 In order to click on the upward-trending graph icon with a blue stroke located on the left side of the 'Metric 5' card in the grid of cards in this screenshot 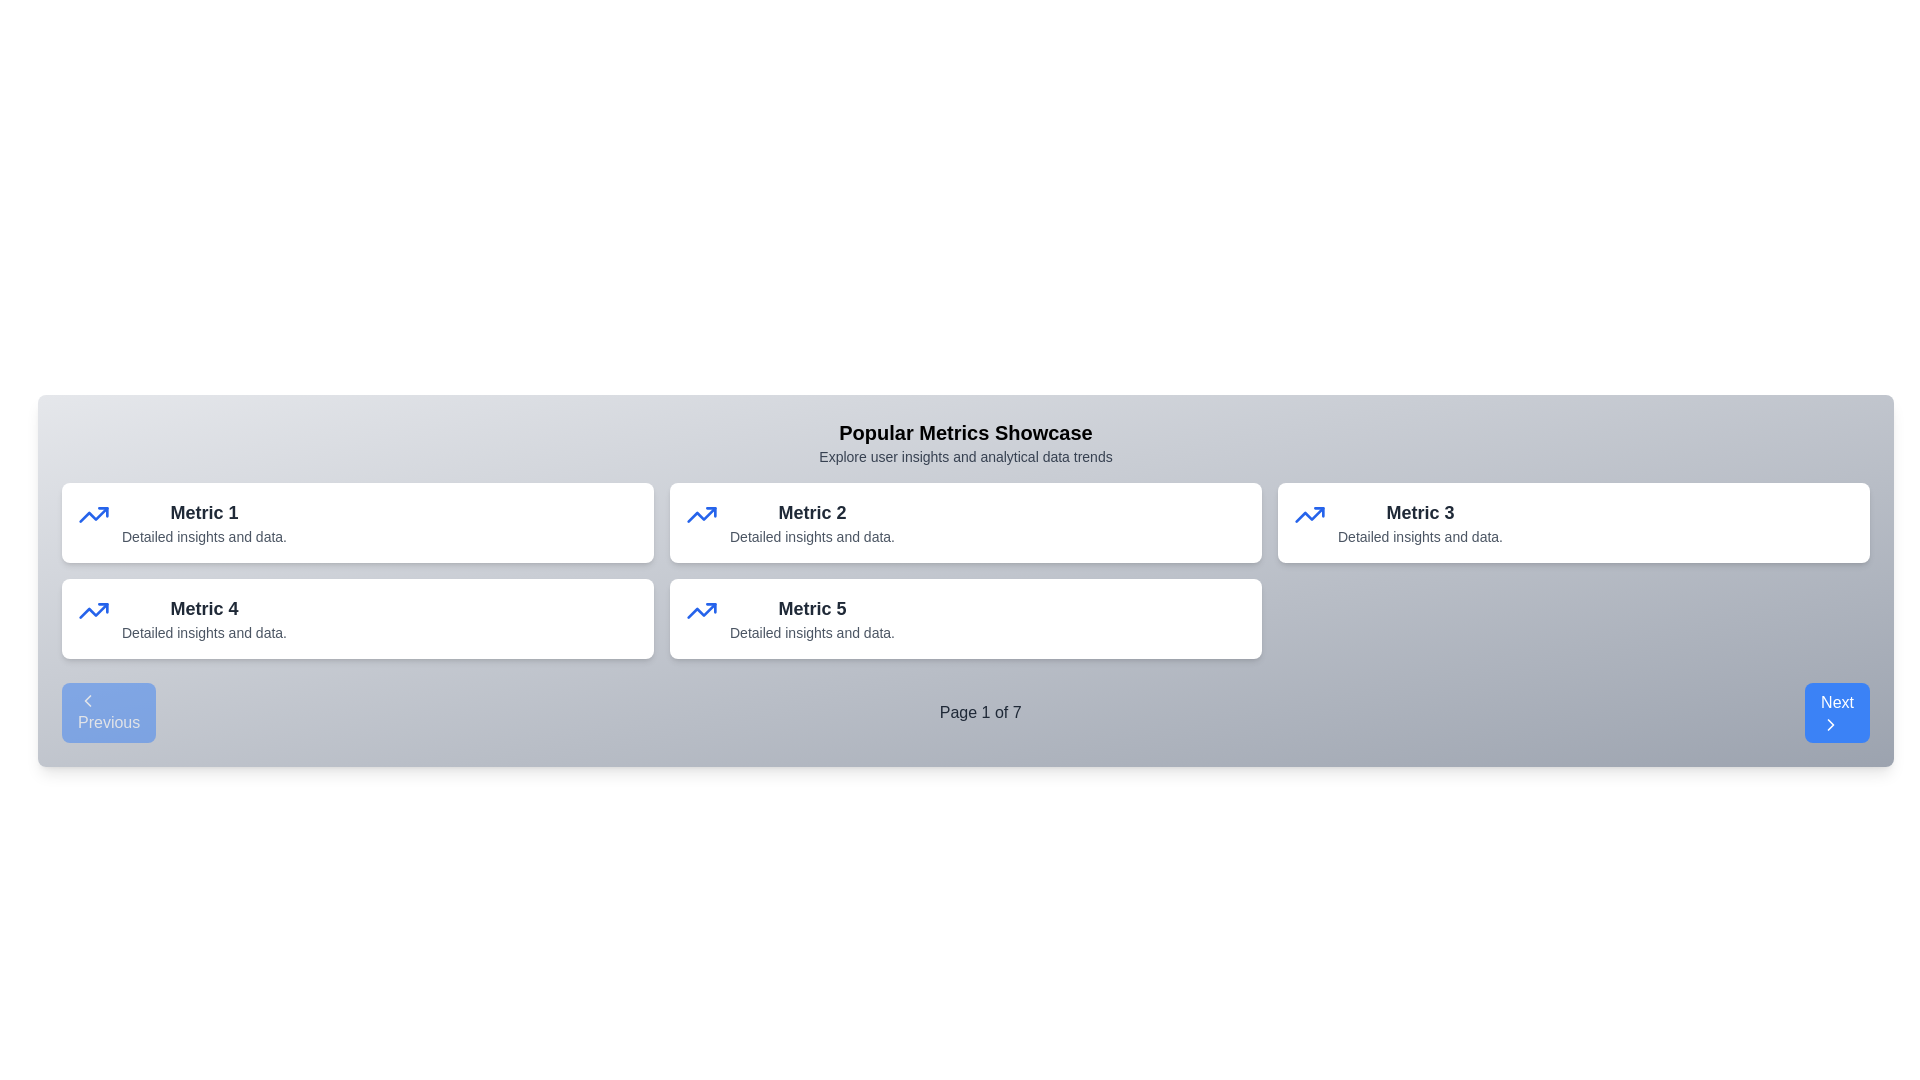, I will do `click(701, 609)`.